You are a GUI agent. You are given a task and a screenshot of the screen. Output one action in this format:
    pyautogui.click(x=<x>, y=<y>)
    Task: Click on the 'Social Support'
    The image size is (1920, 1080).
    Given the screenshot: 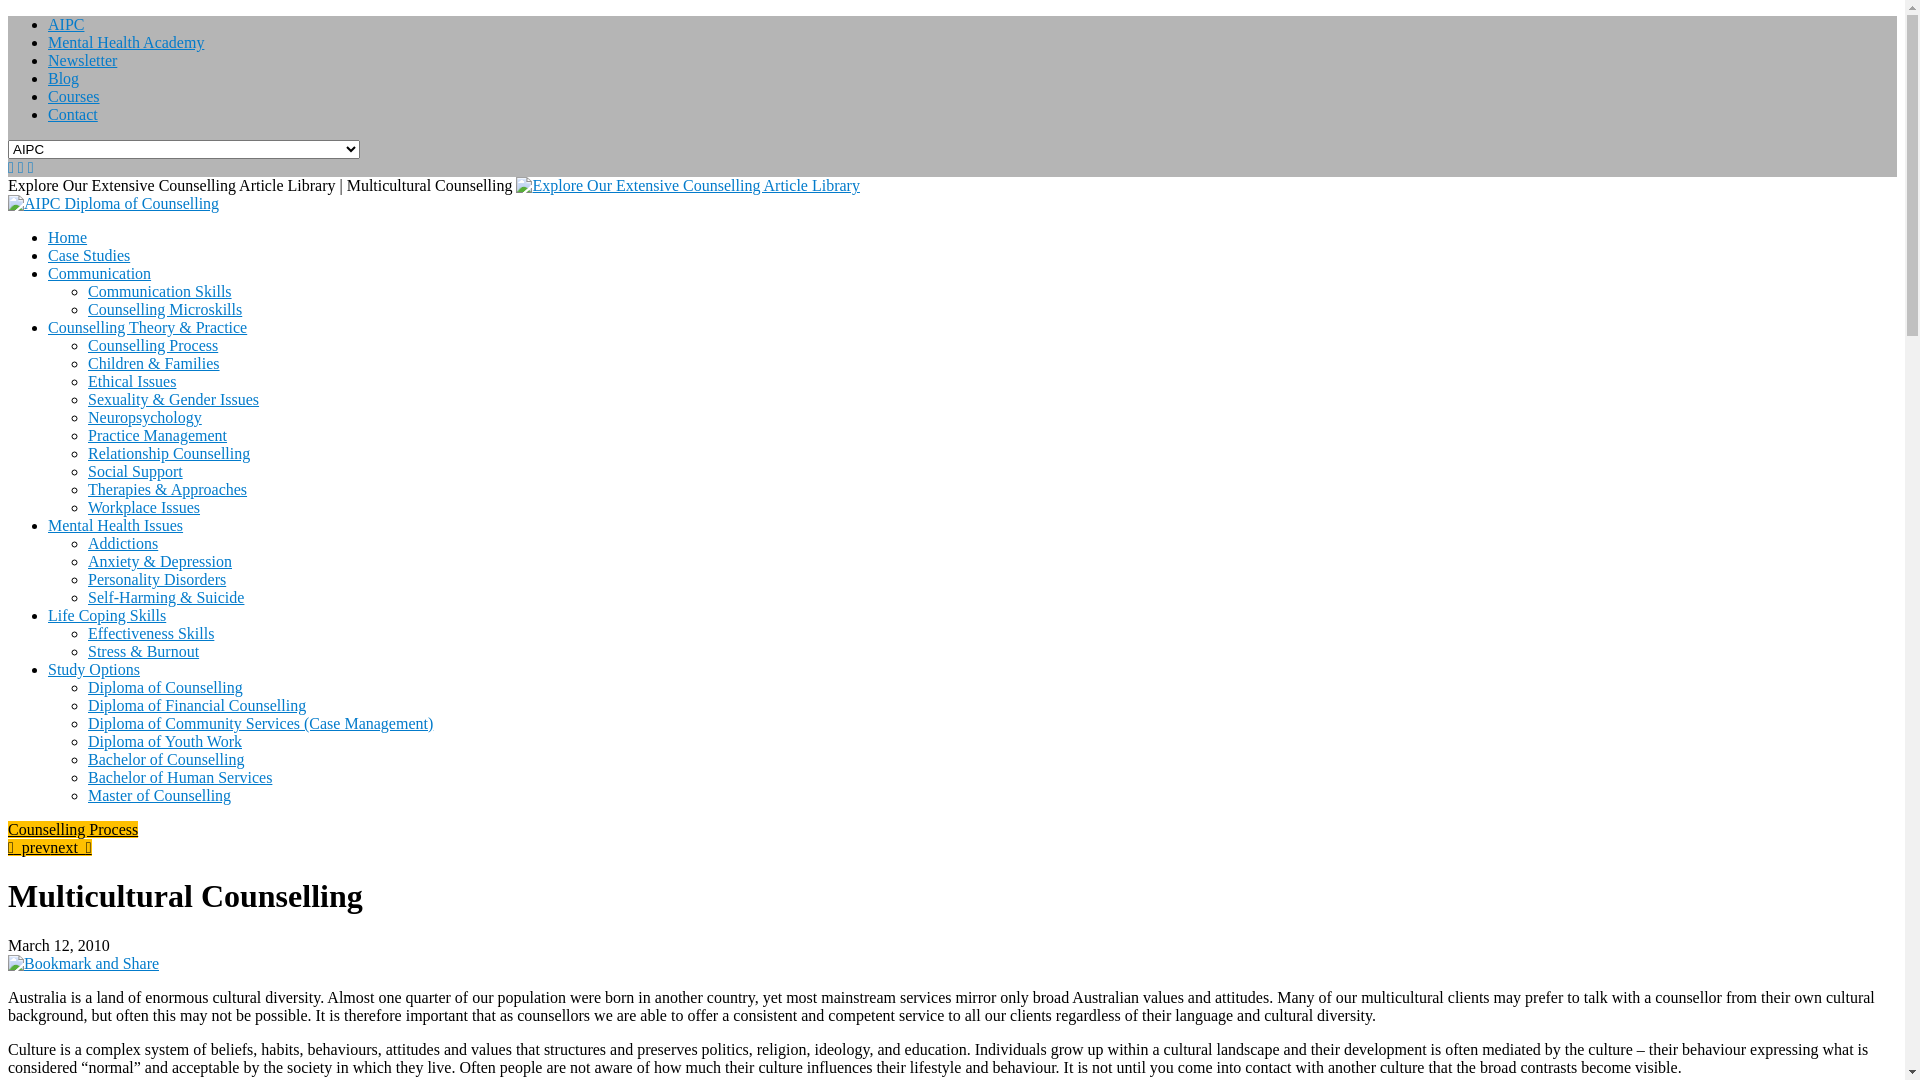 What is the action you would take?
    pyautogui.click(x=134, y=471)
    